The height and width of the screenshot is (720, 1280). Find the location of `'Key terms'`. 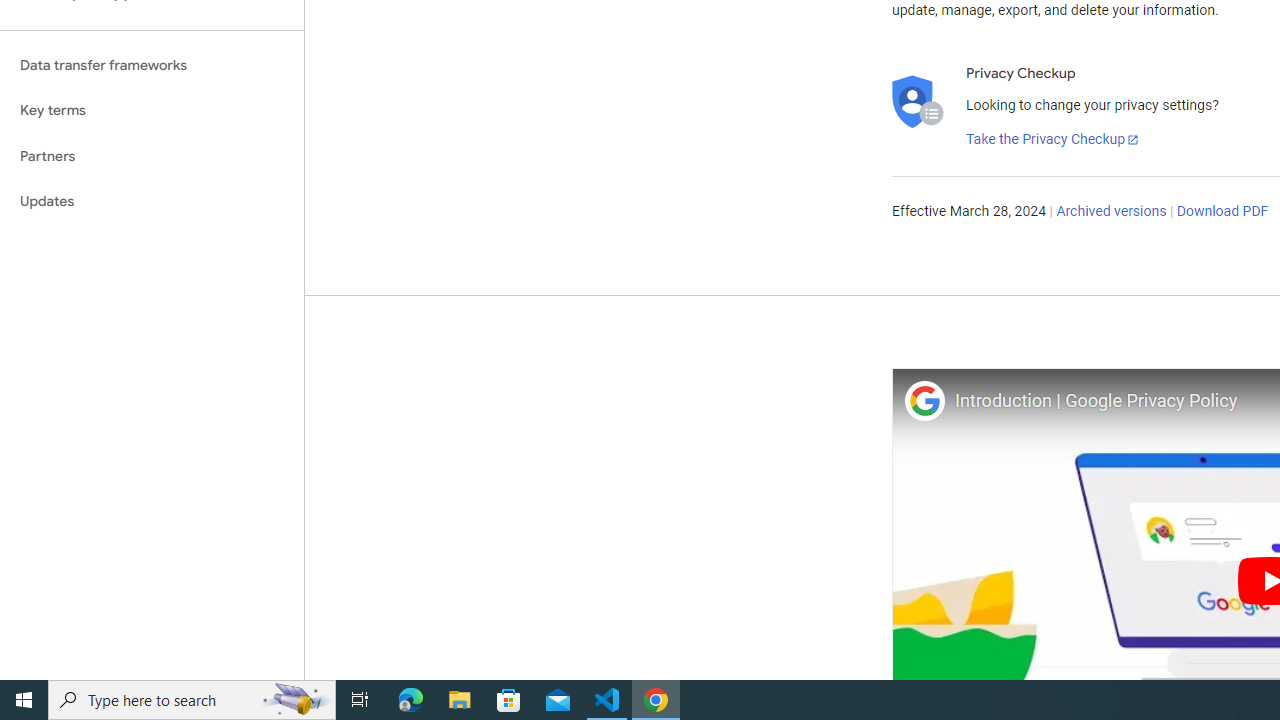

'Key terms' is located at coordinates (151, 110).